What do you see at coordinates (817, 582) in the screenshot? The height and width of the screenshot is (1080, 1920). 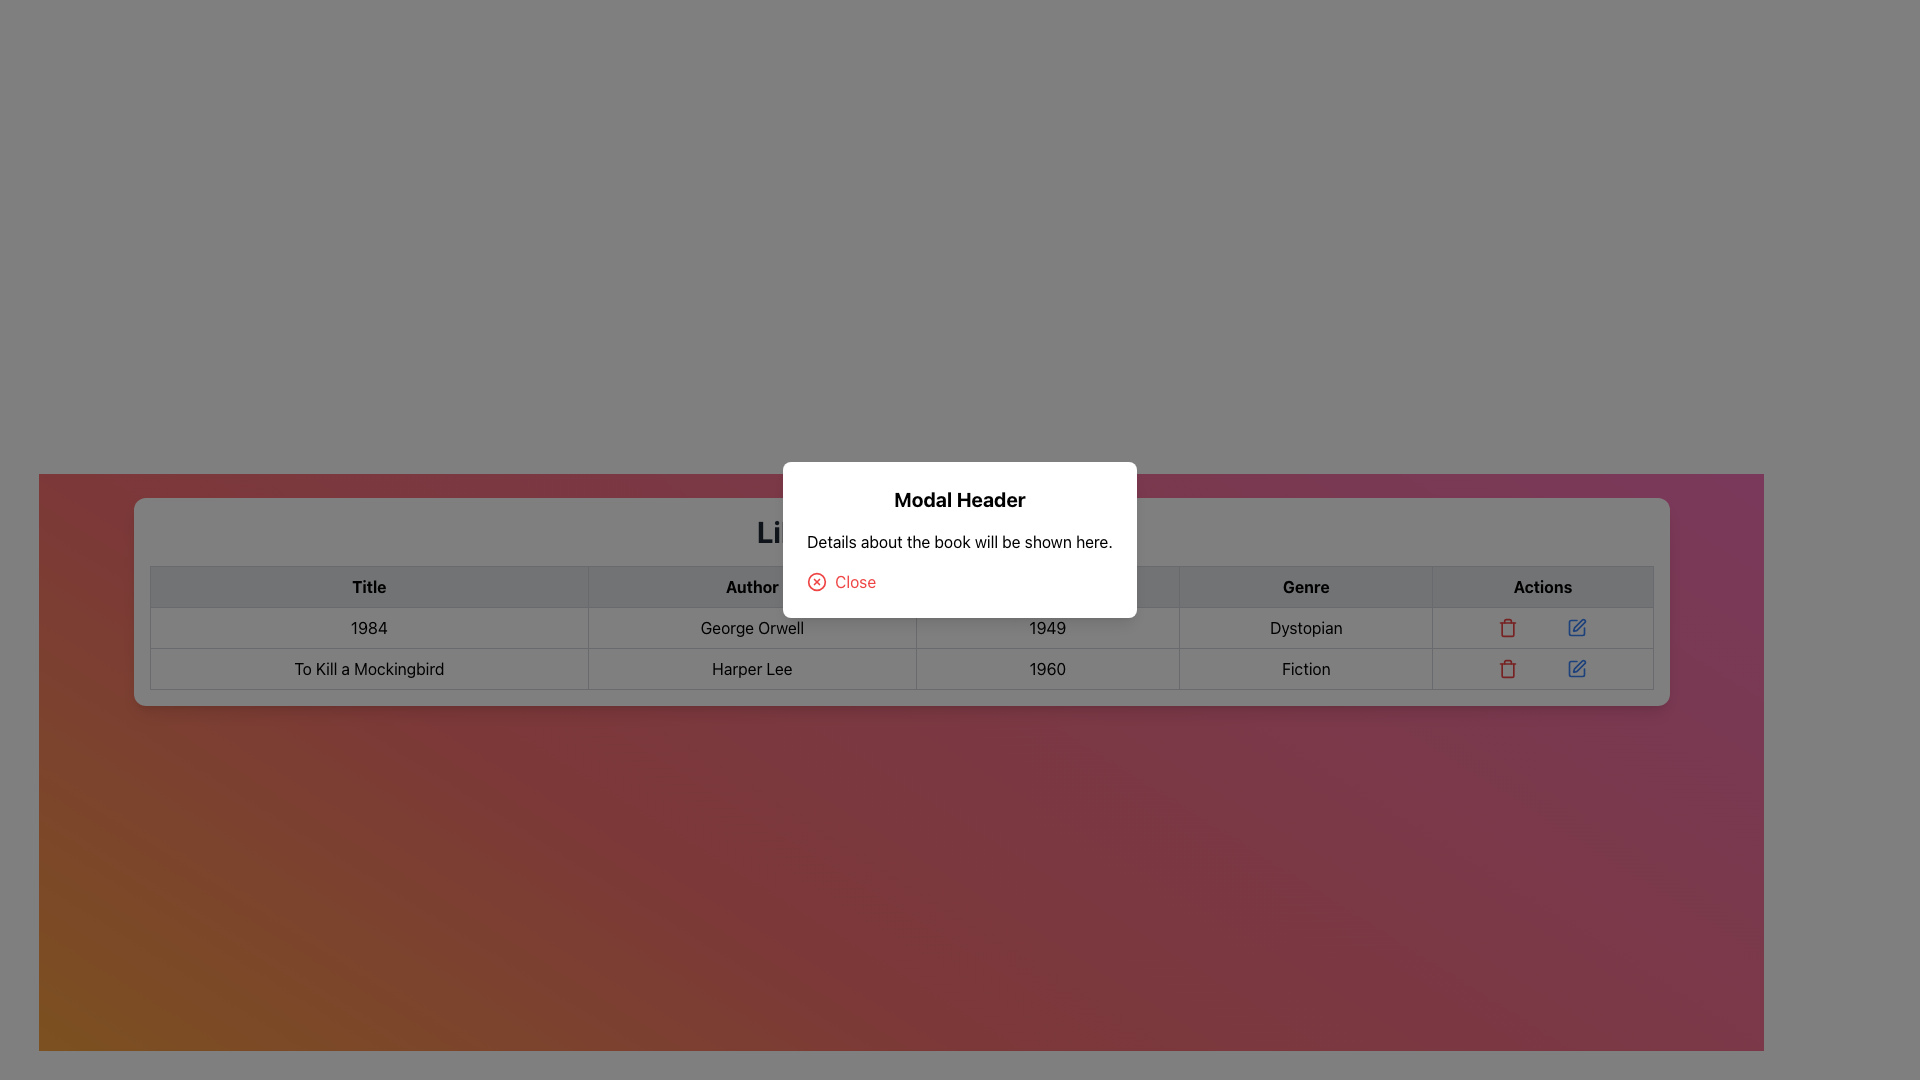 I see `the close icon located at the bottom right of the modal dialog` at bounding box center [817, 582].